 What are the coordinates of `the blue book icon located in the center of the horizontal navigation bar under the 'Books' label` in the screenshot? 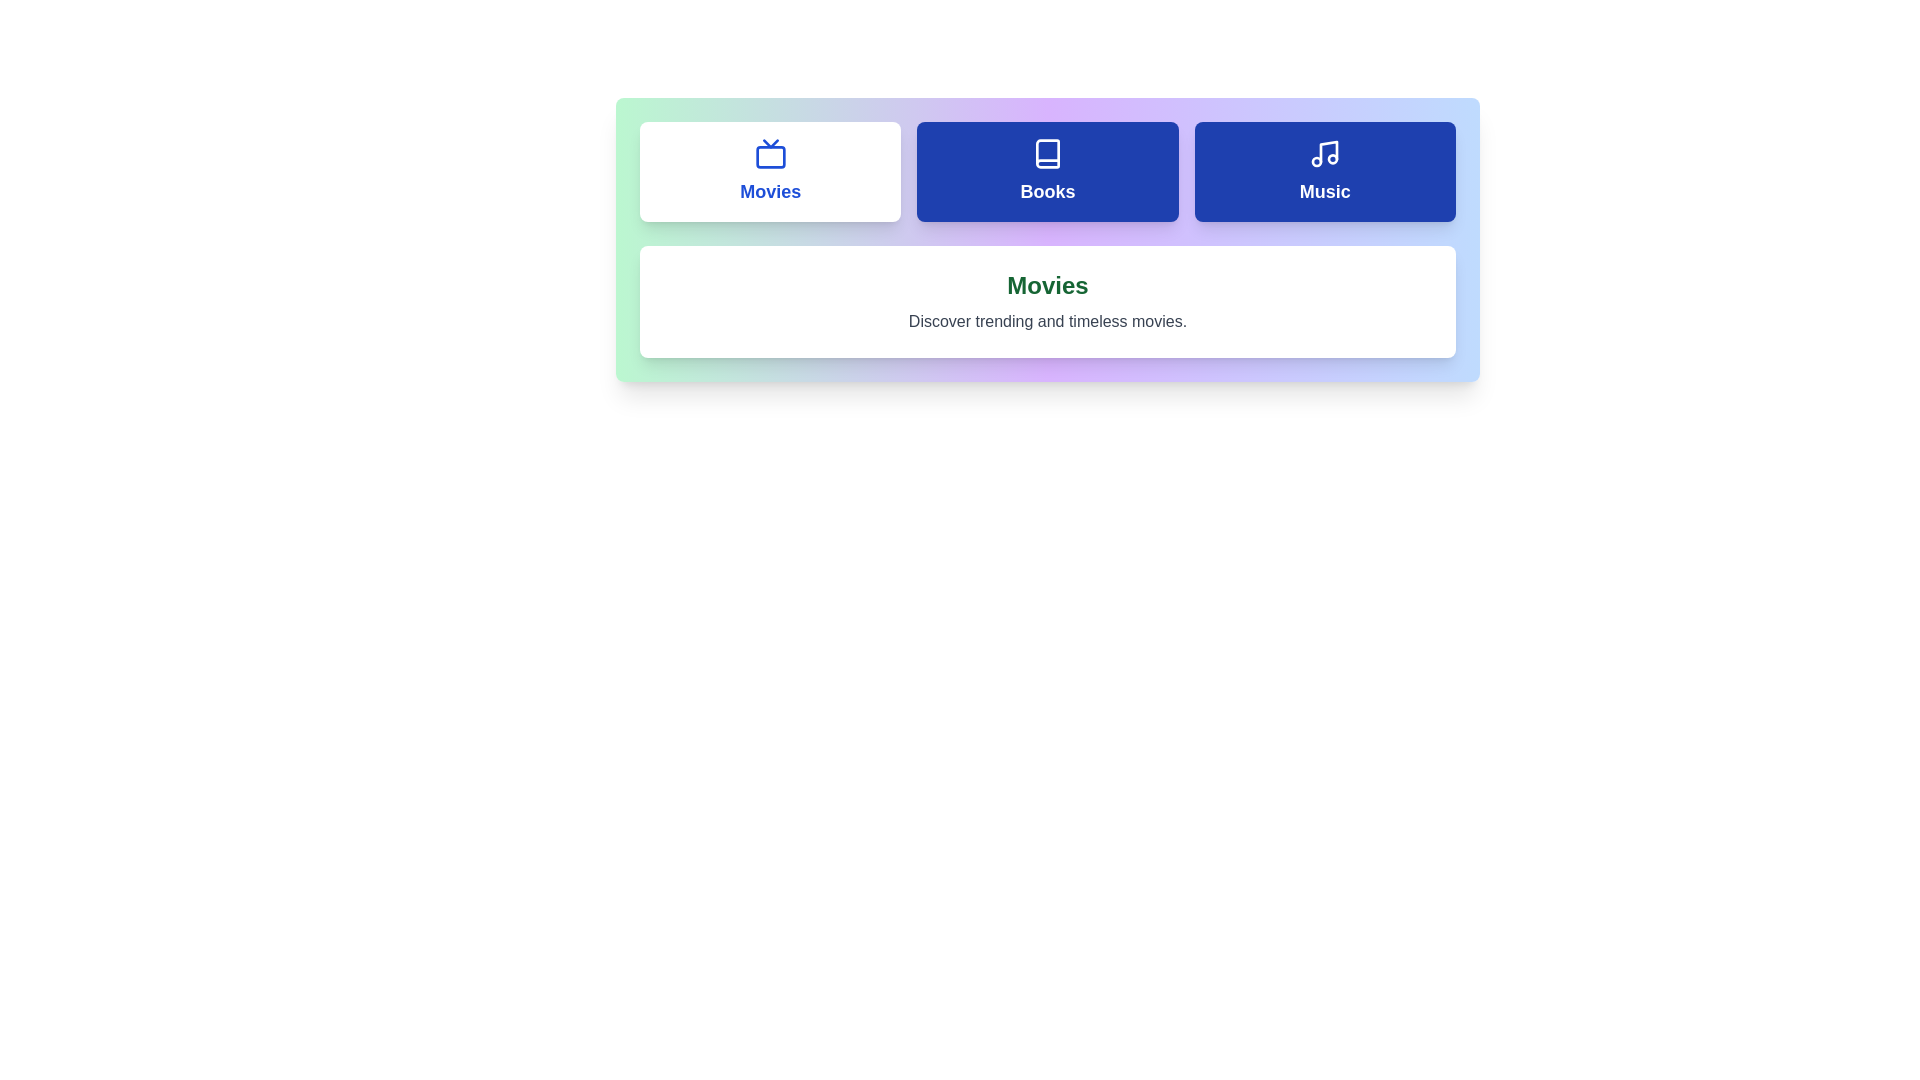 It's located at (1046, 153).